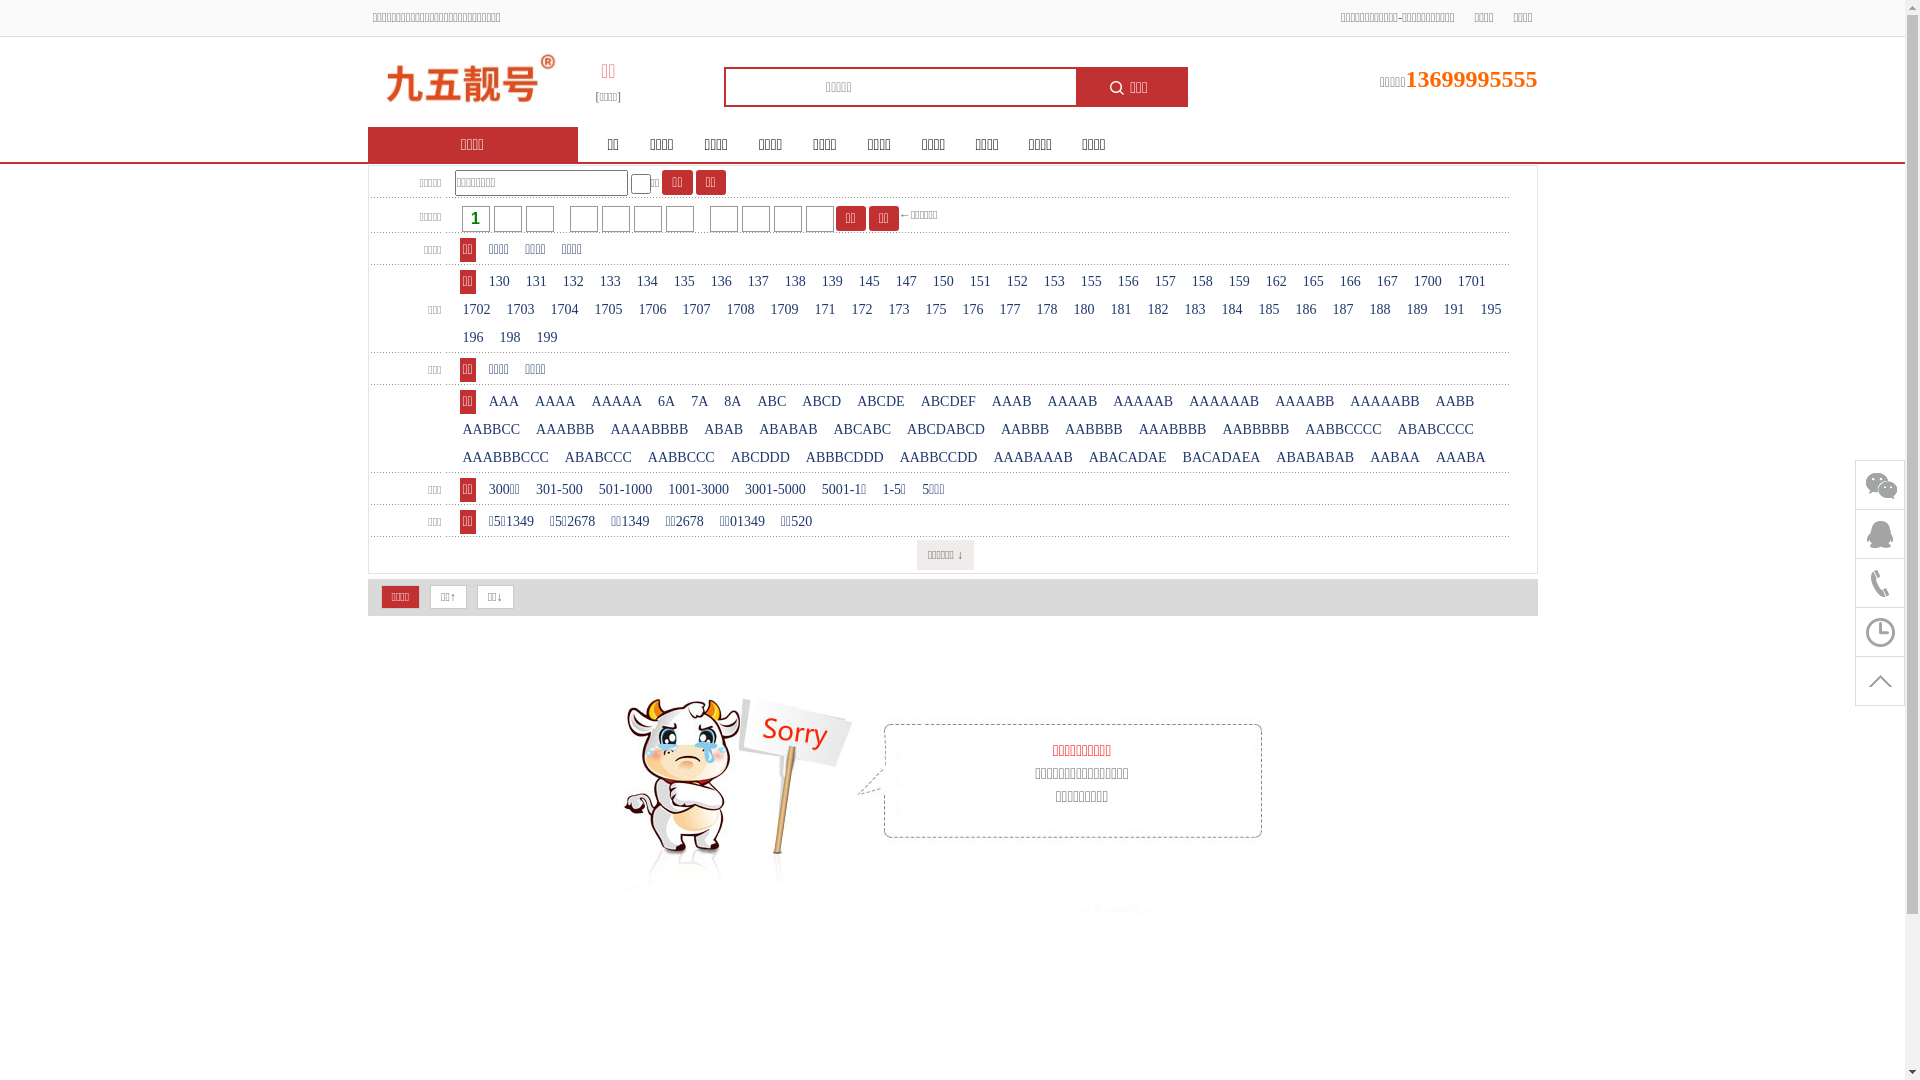 This screenshot has height=1080, width=1920. Describe the element at coordinates (784, 309) in the screenshot. I see `'1709'` at that location.